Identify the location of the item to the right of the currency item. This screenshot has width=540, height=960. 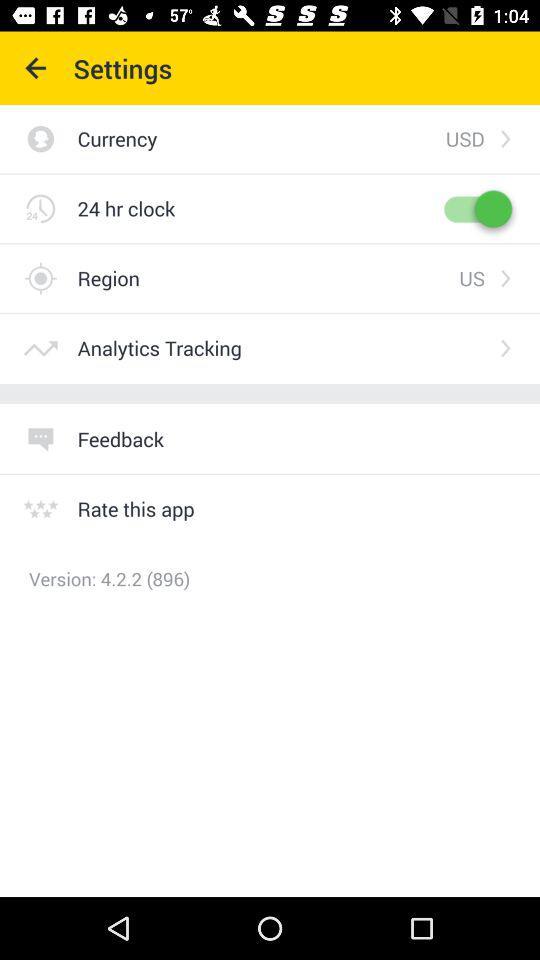
(465, 137).